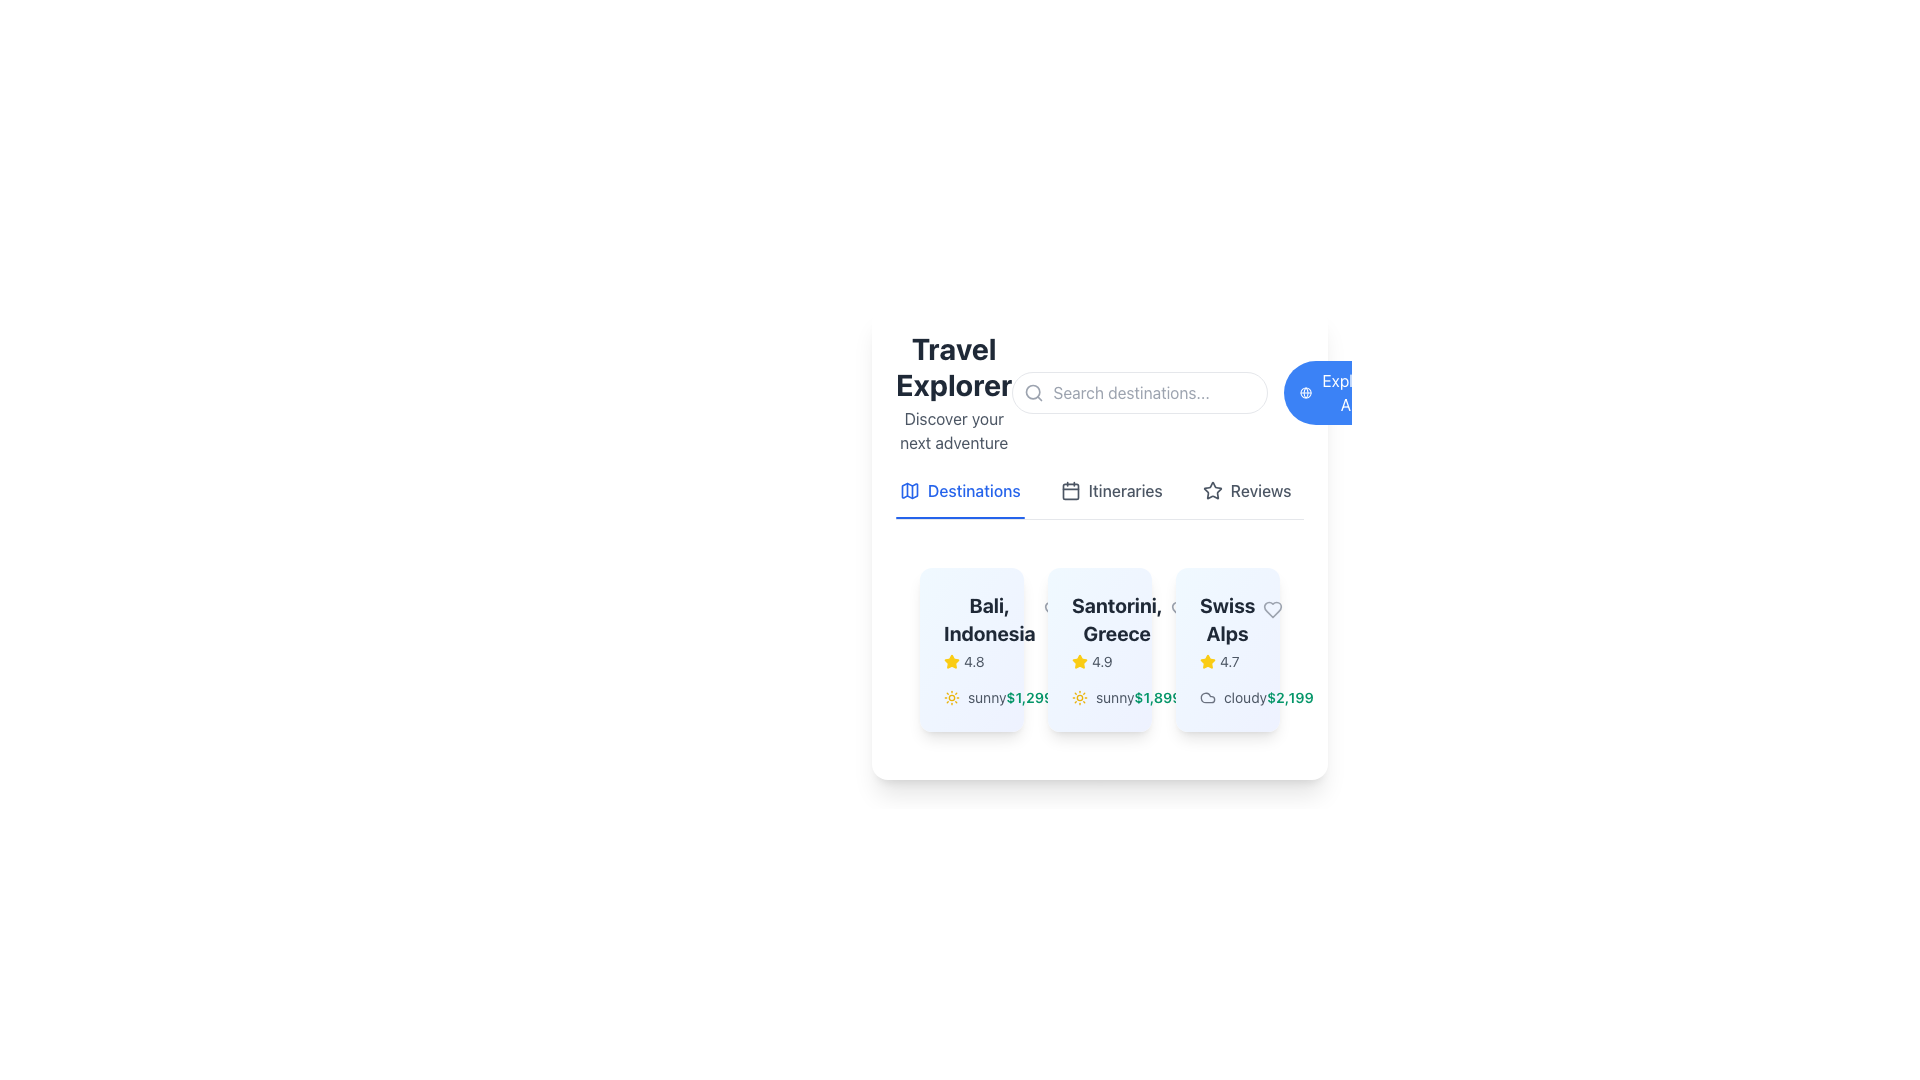 This screenshot has width=1920, height=1080. What do you see at coordinates (1211, 490) in the screenshot?
I see `the star-shaped icon located to the left of the text 'Reviews' in the horizontal menu group` at bounding box center [1211, 490].